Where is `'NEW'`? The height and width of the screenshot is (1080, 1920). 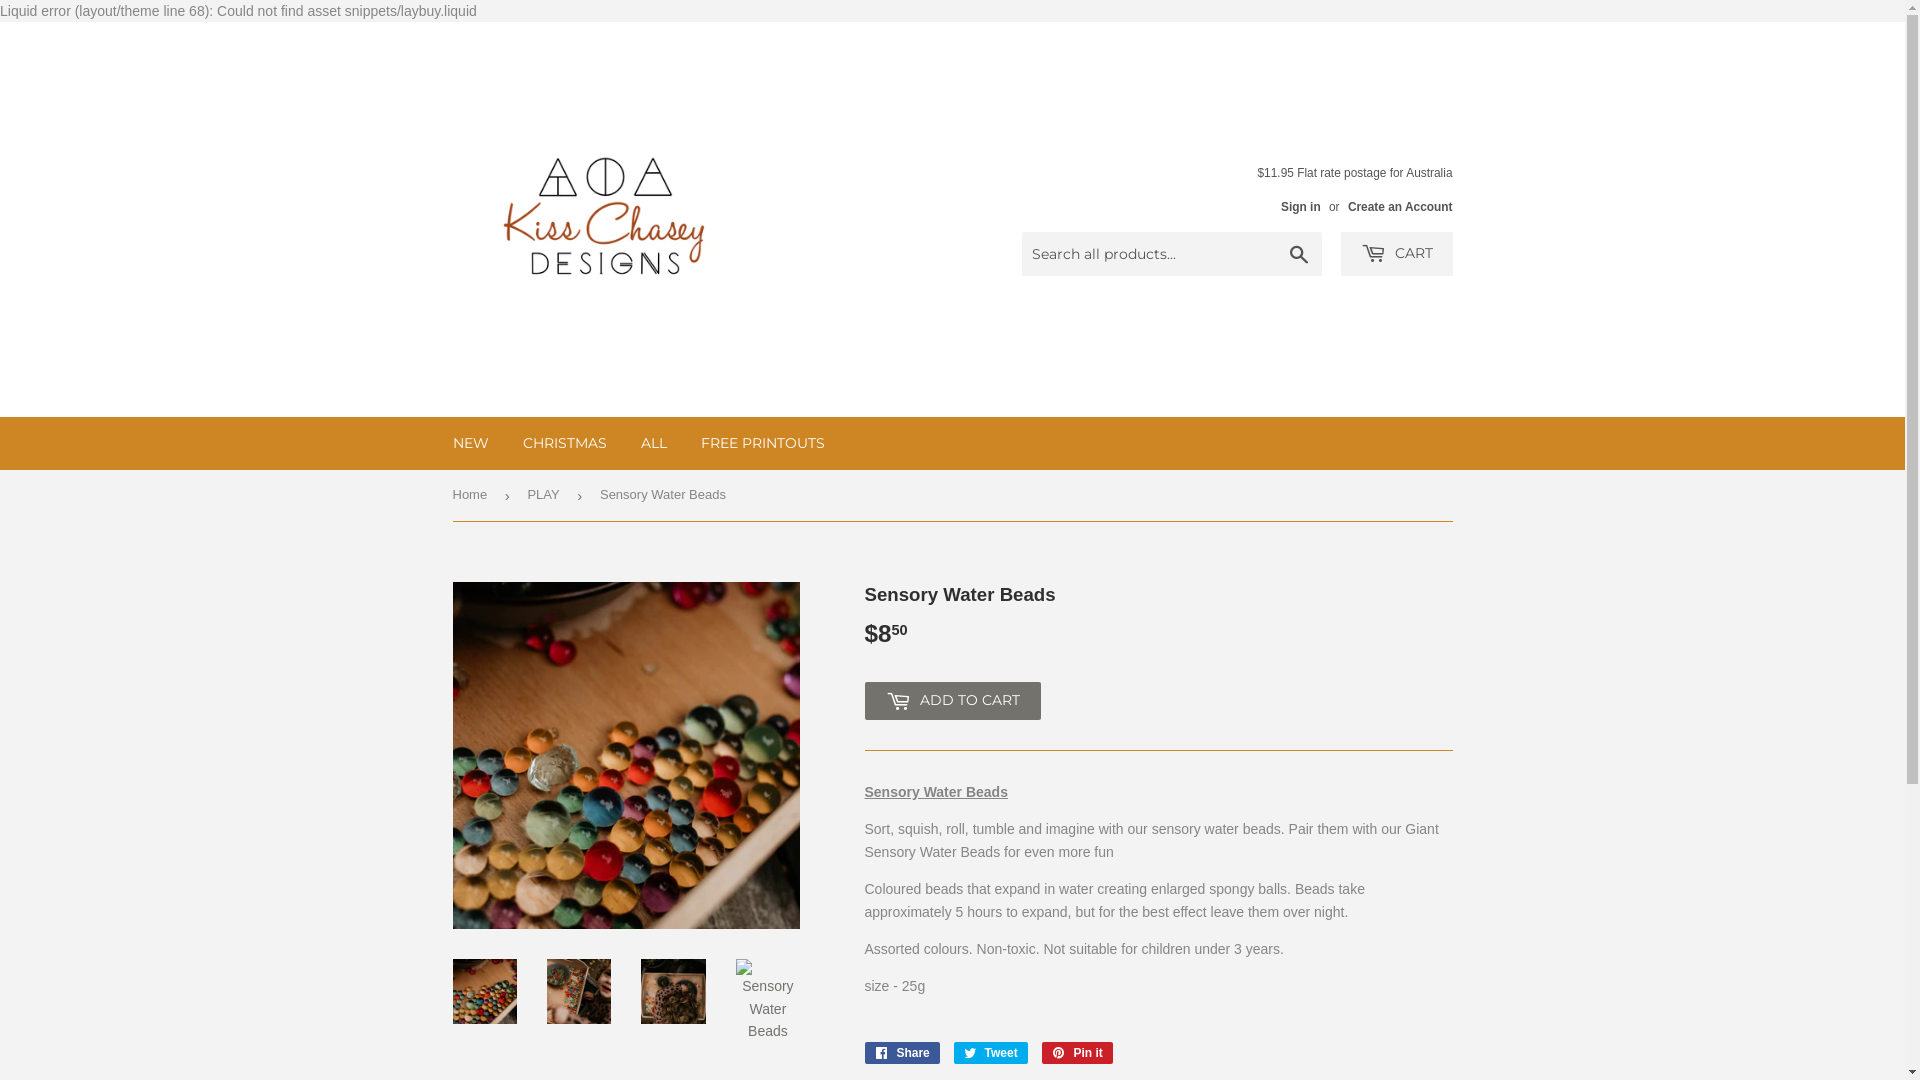 'NEW' is located at coordinates (469, 442).